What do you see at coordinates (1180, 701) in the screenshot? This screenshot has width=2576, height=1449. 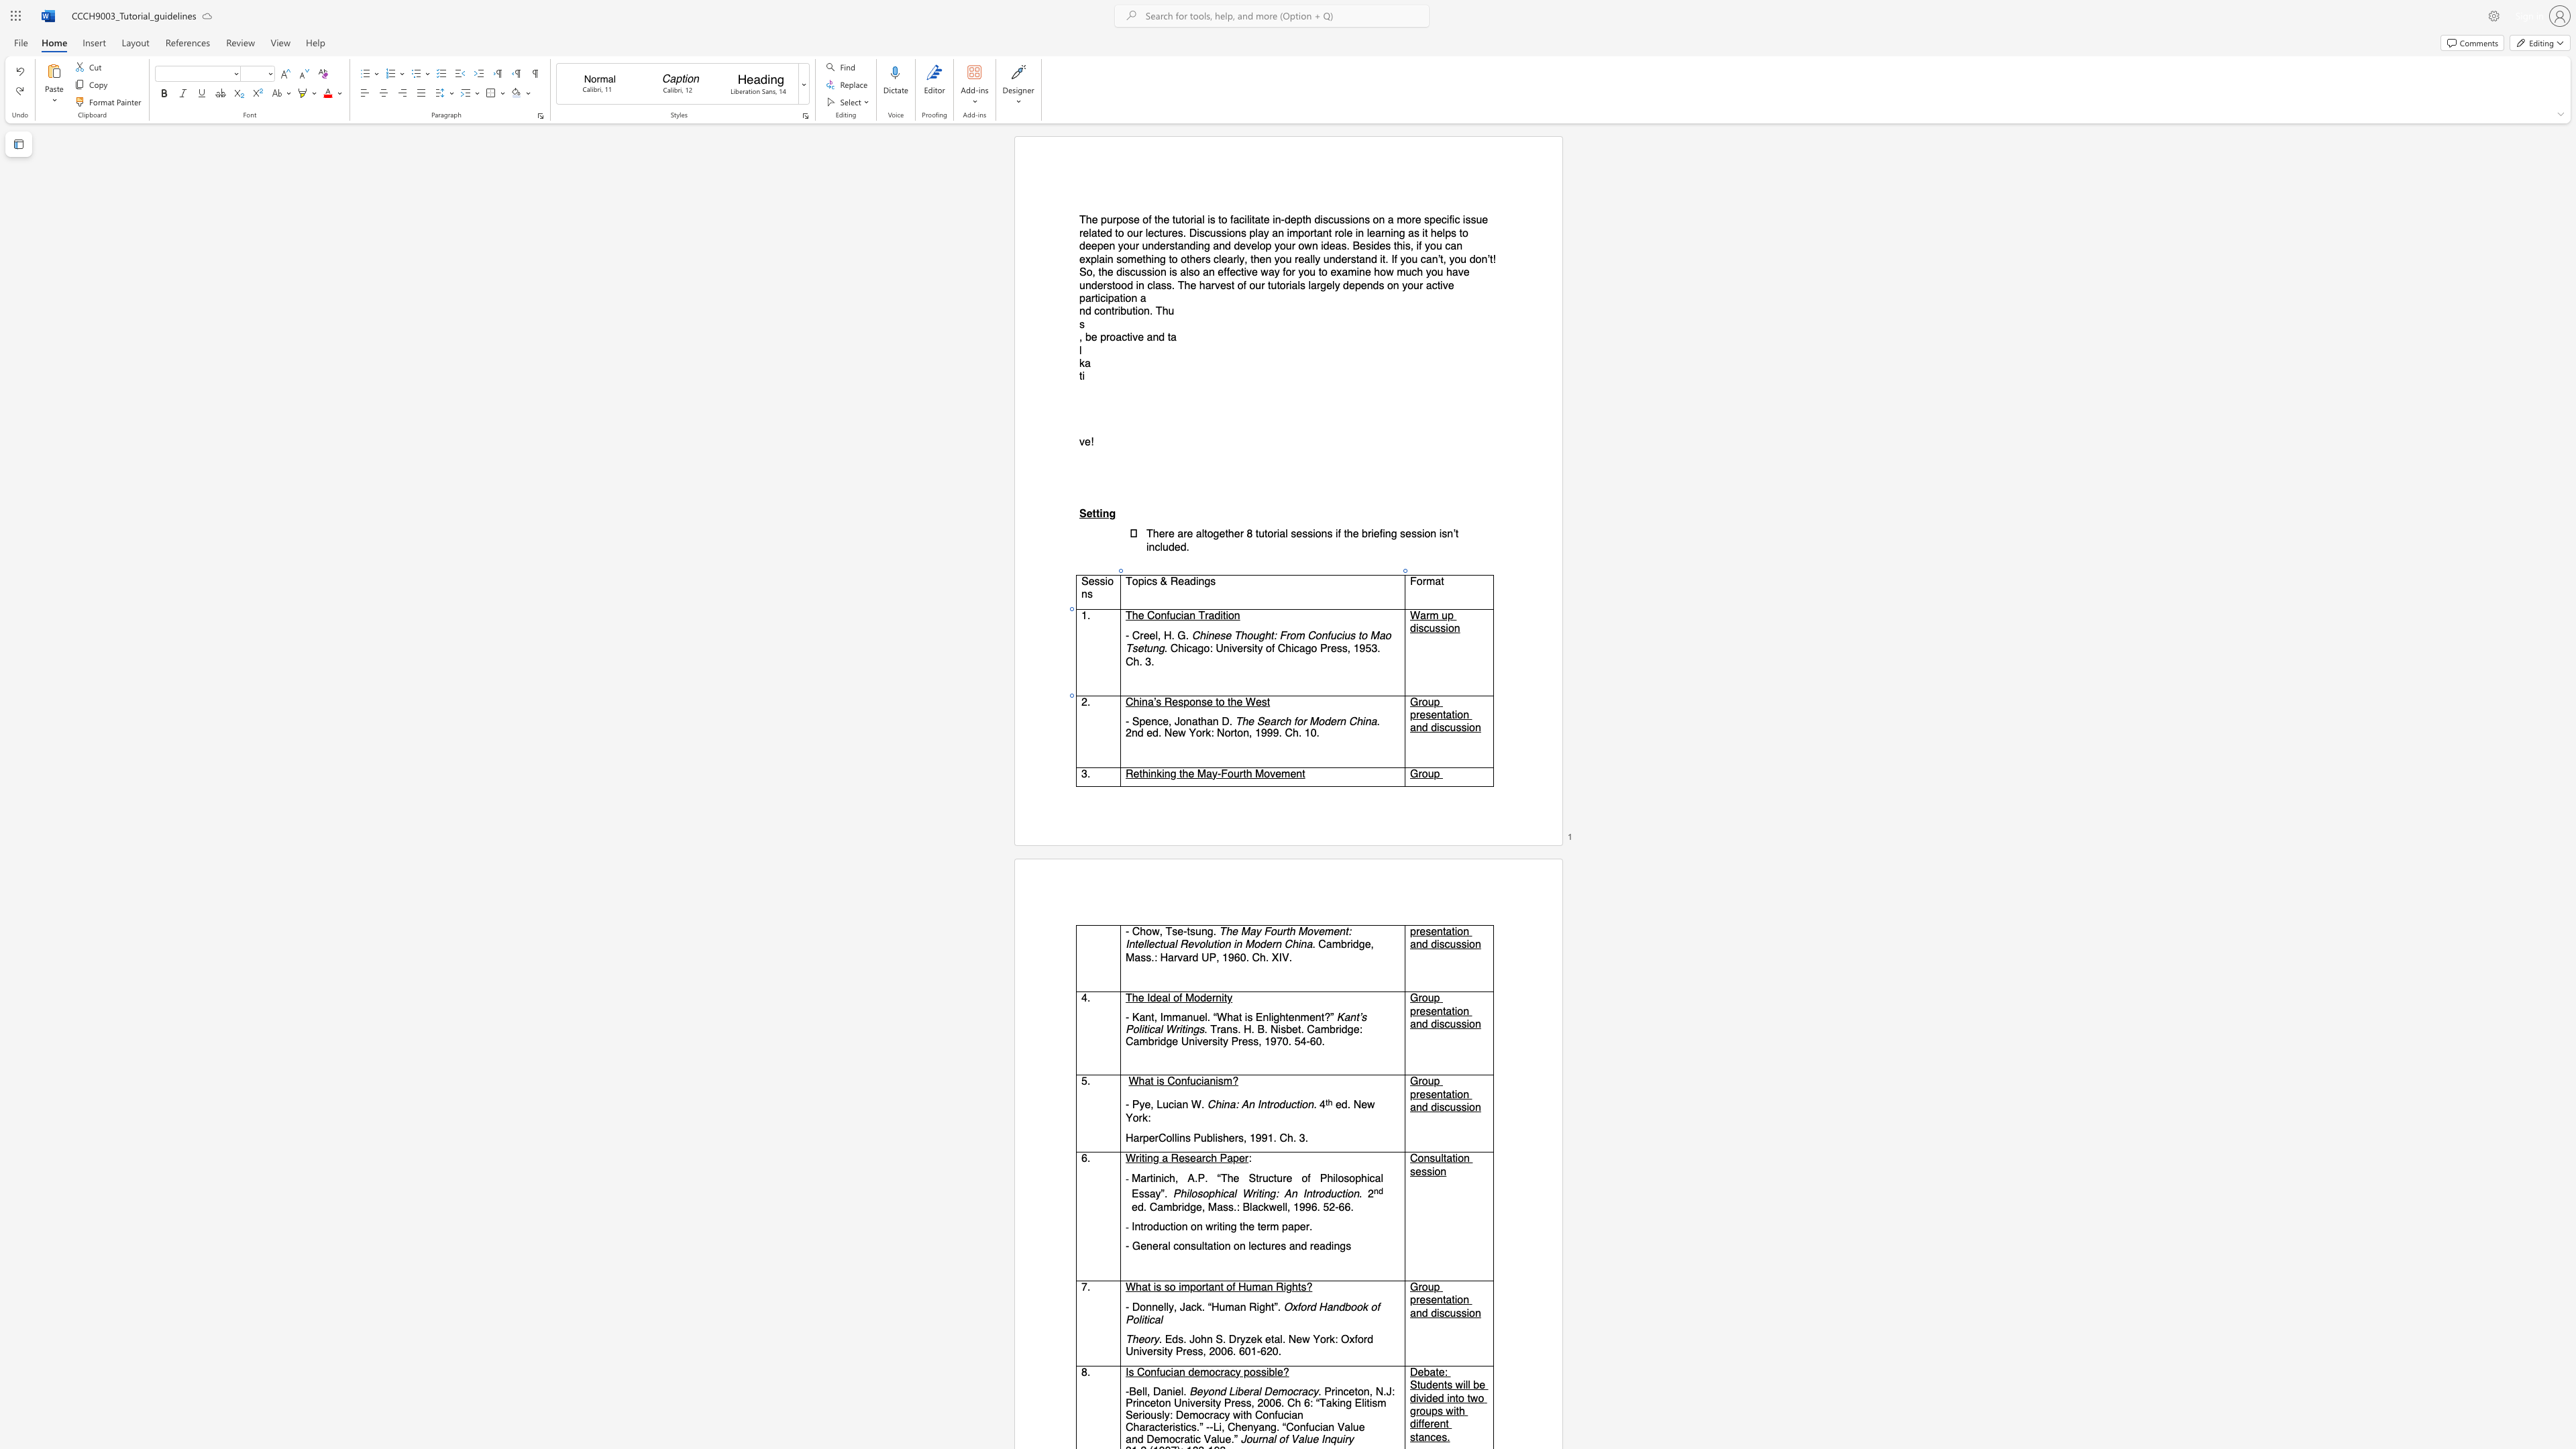 I see `the 2th character "s" in the text` at bounding box center [1180, 701].